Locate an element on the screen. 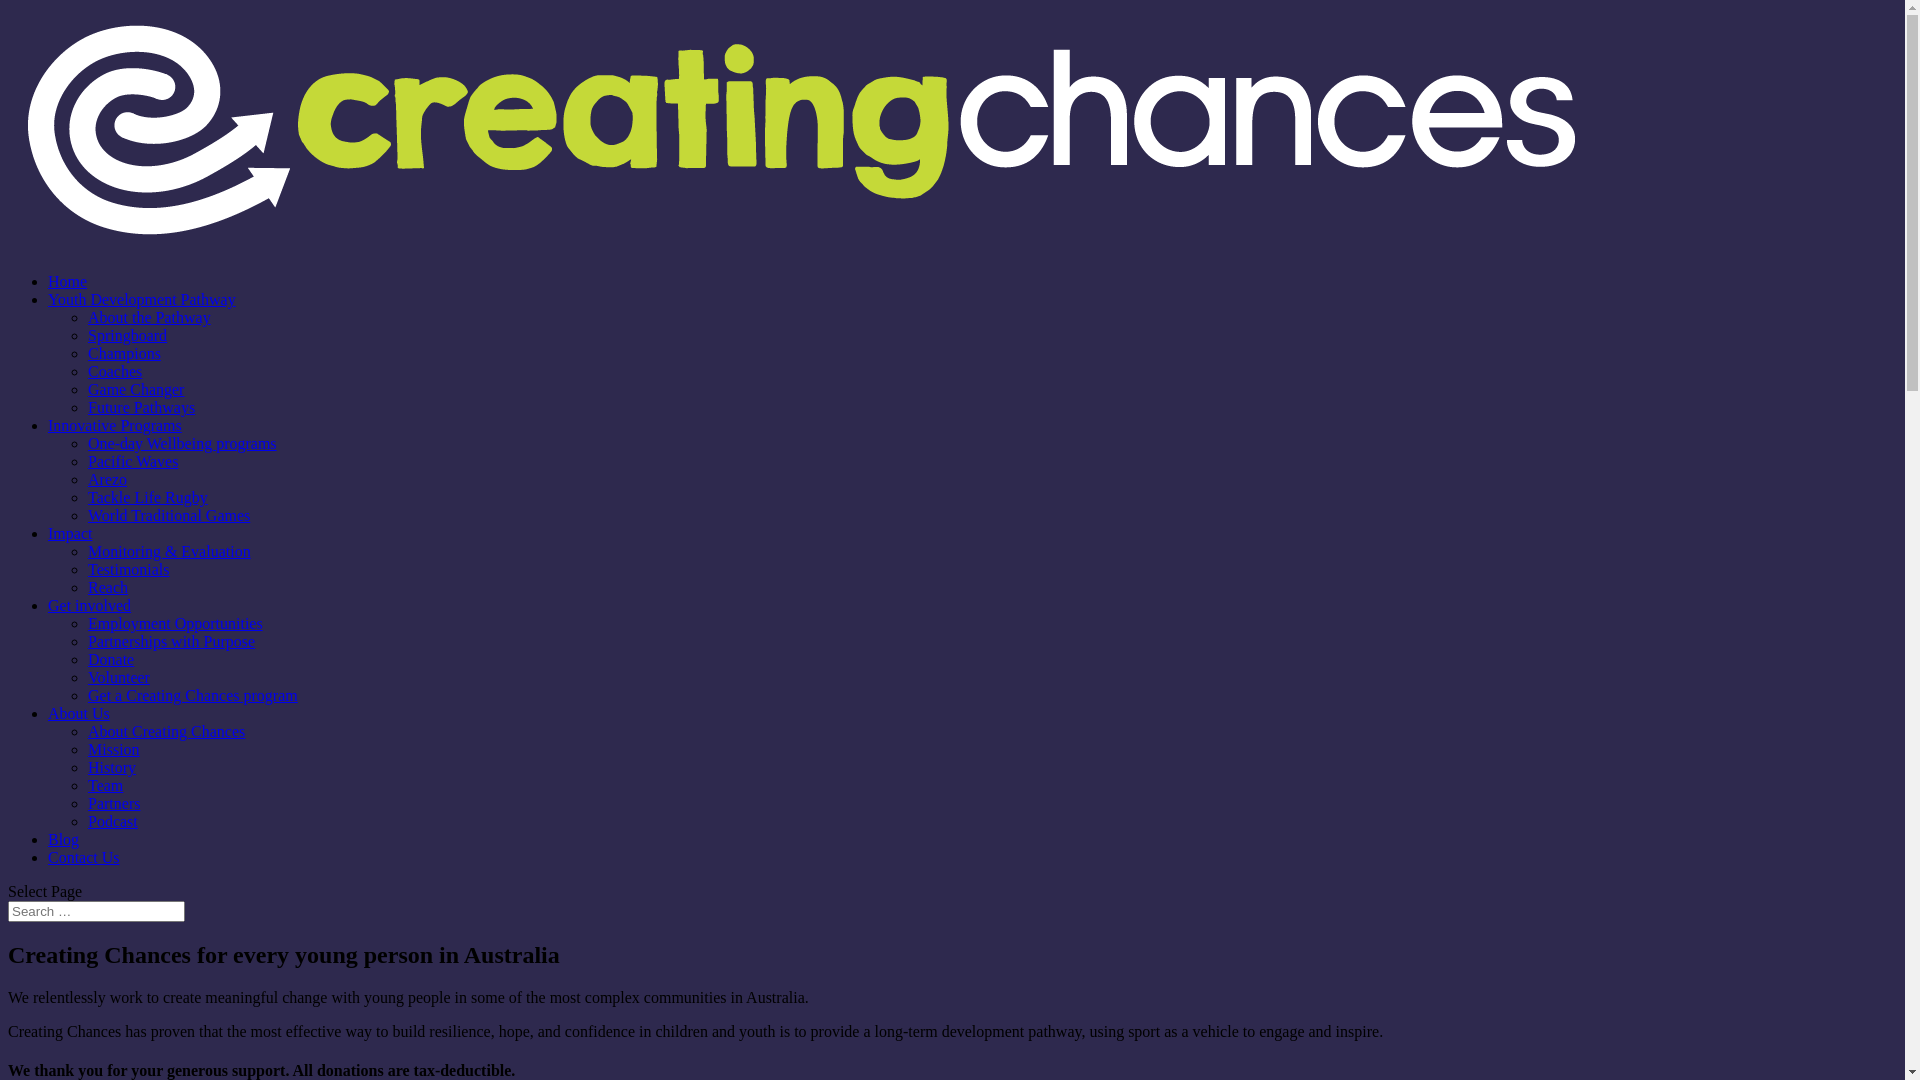 Image resolution: width=1920 pixels, height=1080 pixels. 'Monitoring & Evaluation' is located at coordinates (169, 551).